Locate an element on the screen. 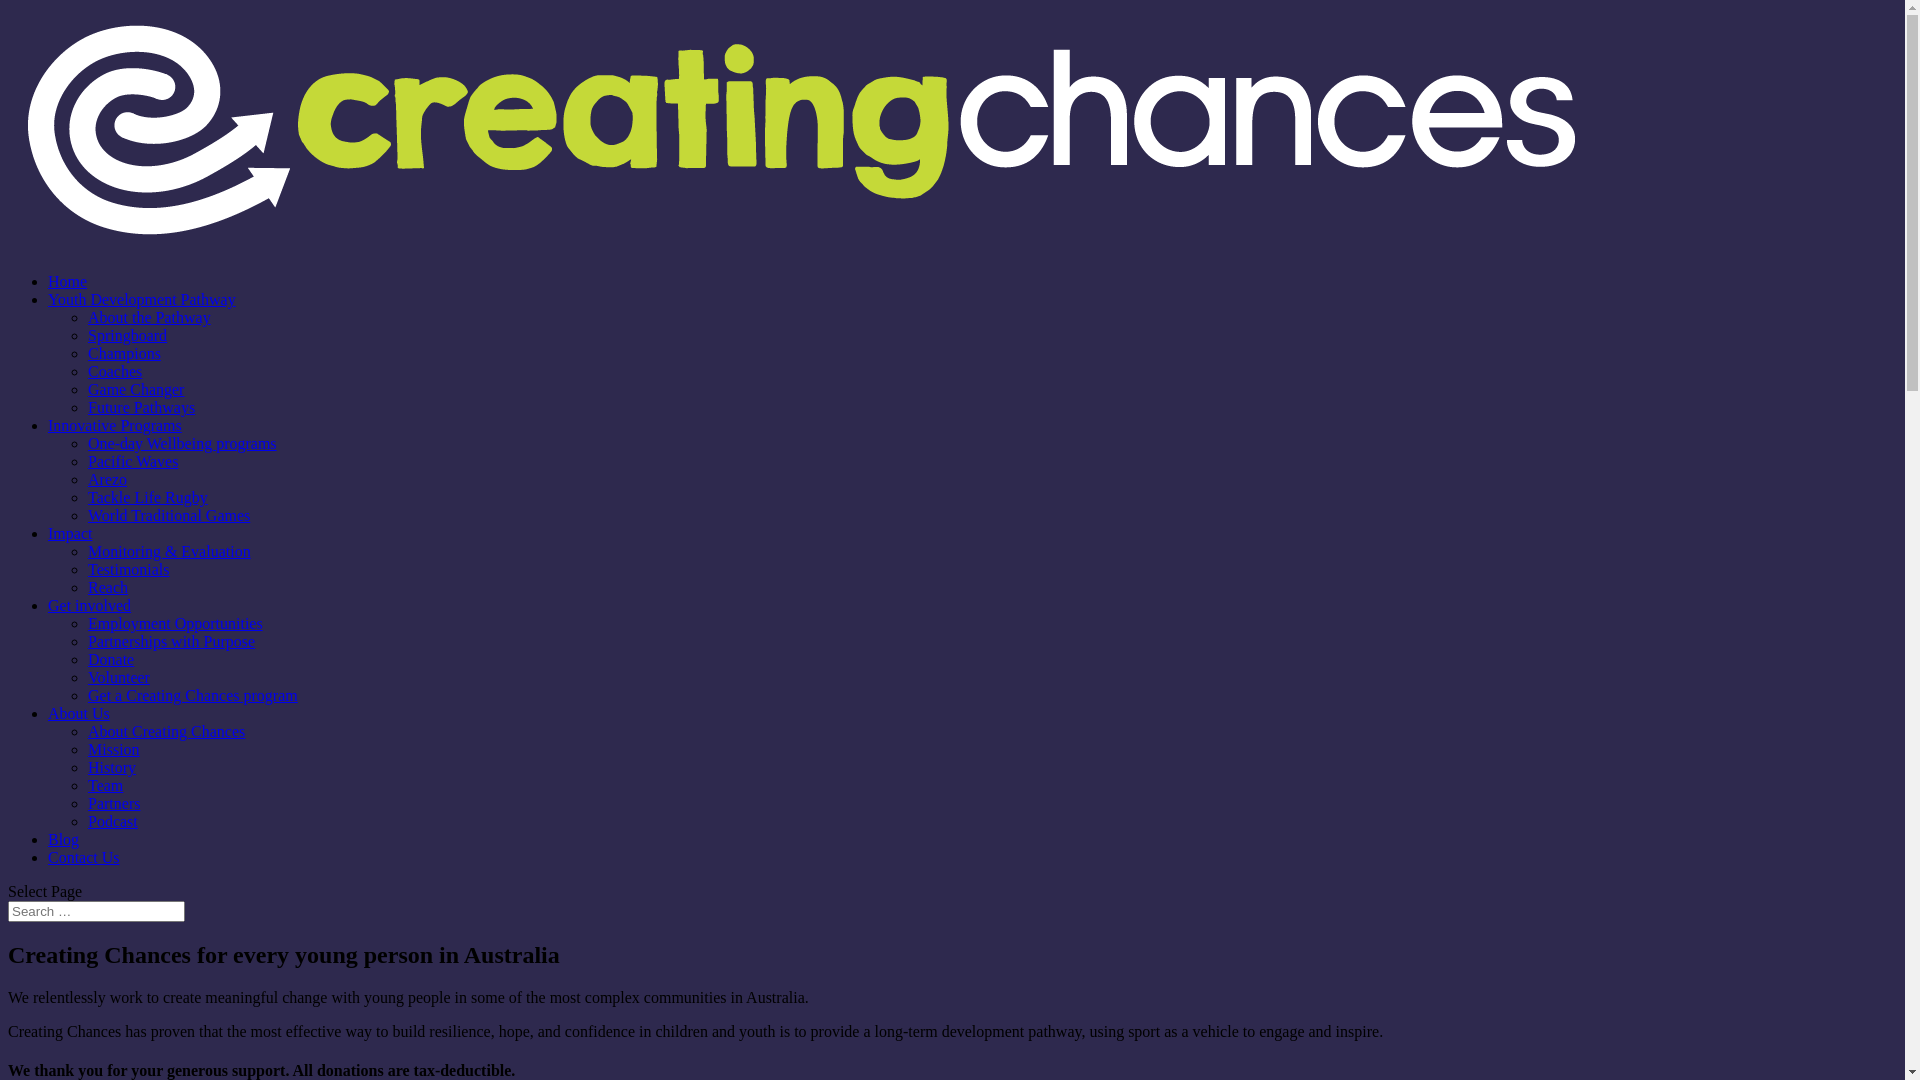 Image resolution: width=1920 pixels, height=1080 pixels. 'Monitoring & Evaluation' is located at coordinates (169, 551).